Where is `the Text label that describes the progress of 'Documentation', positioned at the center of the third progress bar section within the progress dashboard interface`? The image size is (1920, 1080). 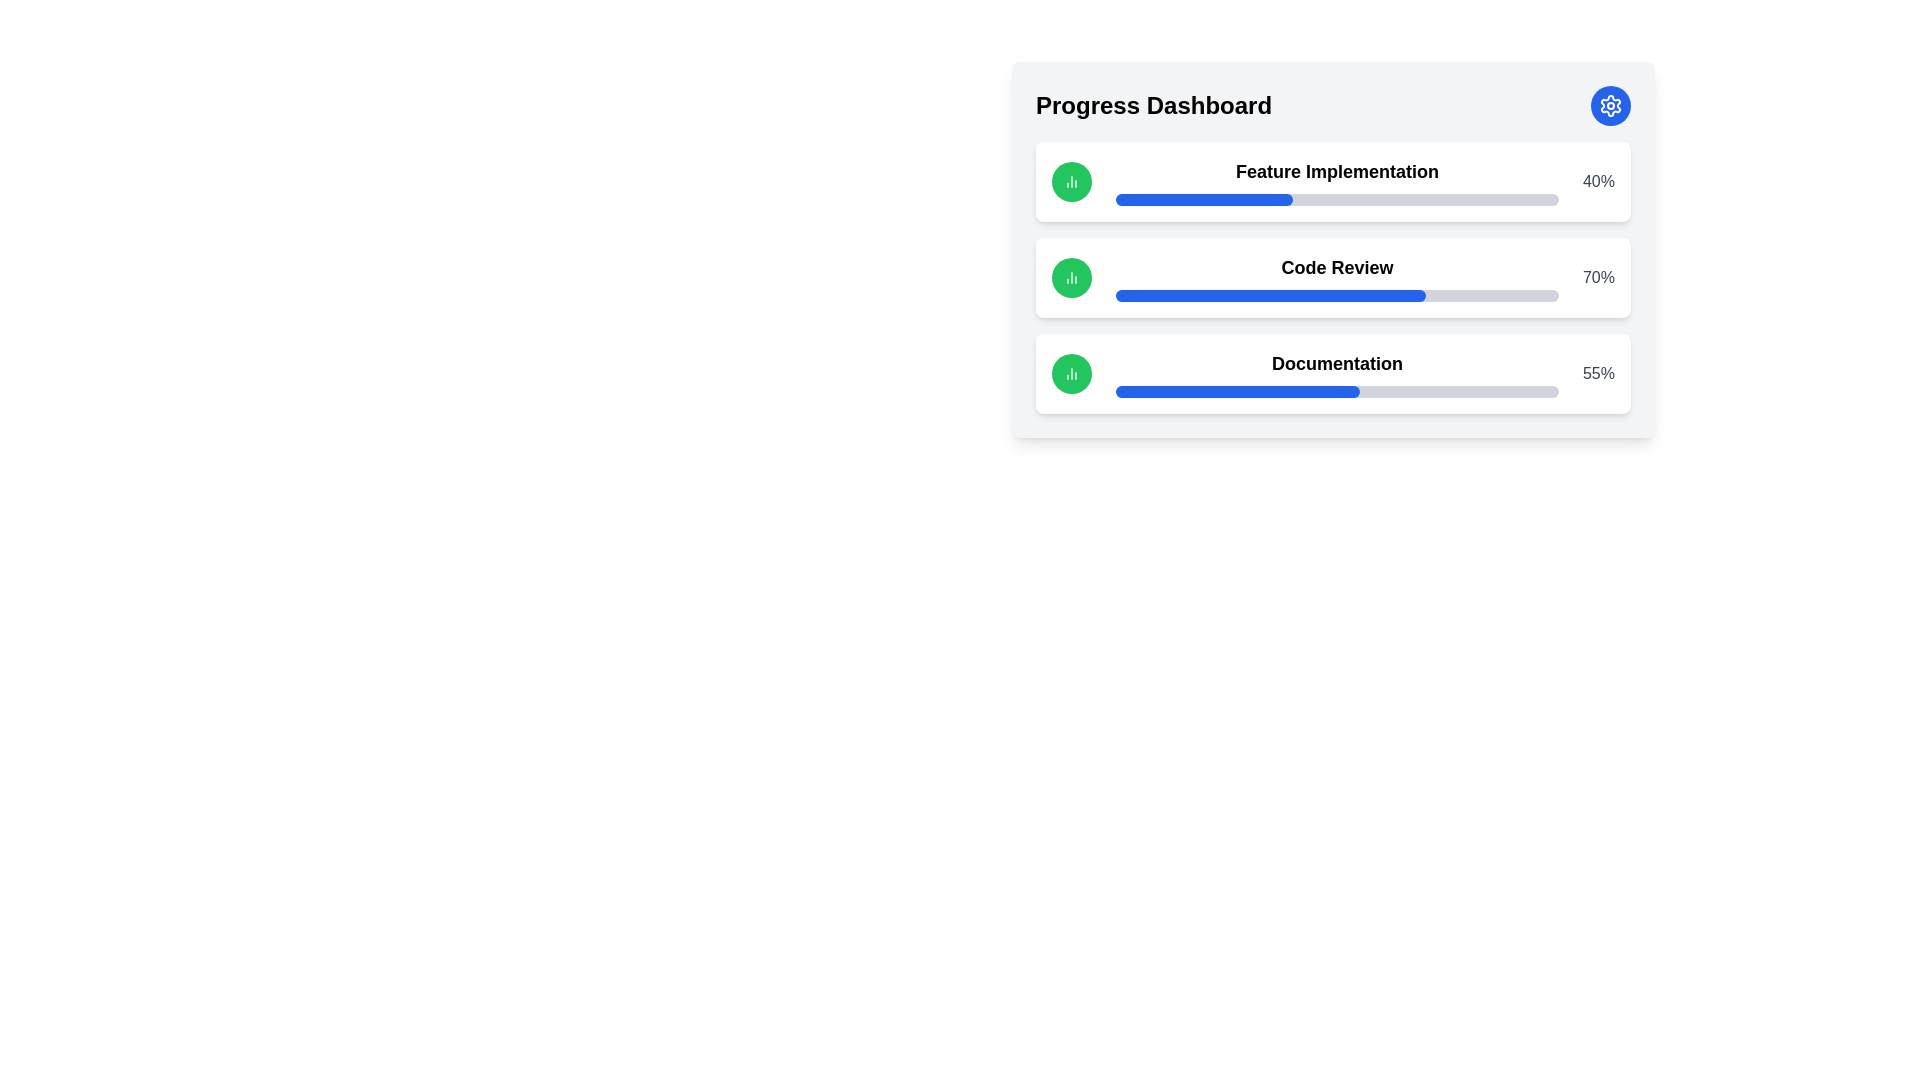
the Text label that describes the progress of 'Documentation', positioned at the center of the third progress bar section within the progress dashboard interface is located at coordinates (1337, 374).